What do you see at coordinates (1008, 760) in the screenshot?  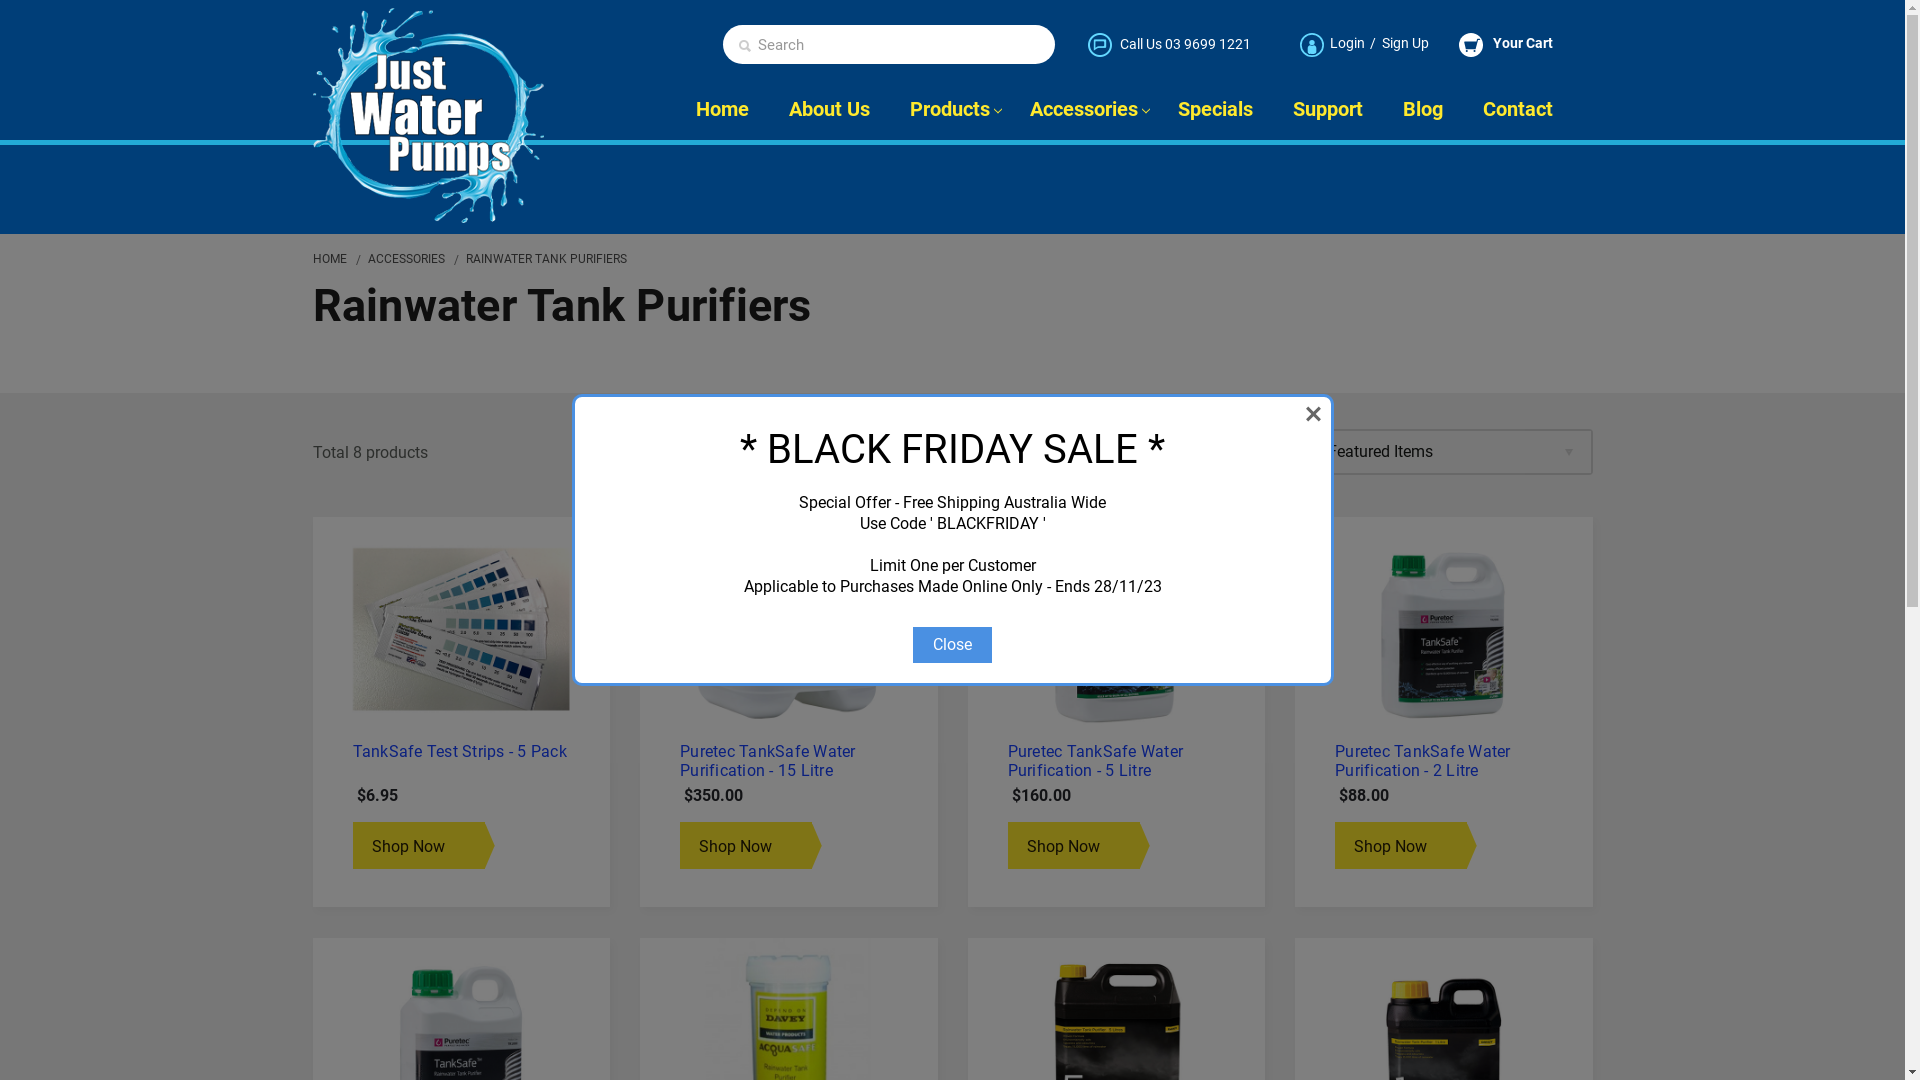 I see `'Puretec TankSafe Water Purification - 5 Litre'` at bounding box center [1008, 760].